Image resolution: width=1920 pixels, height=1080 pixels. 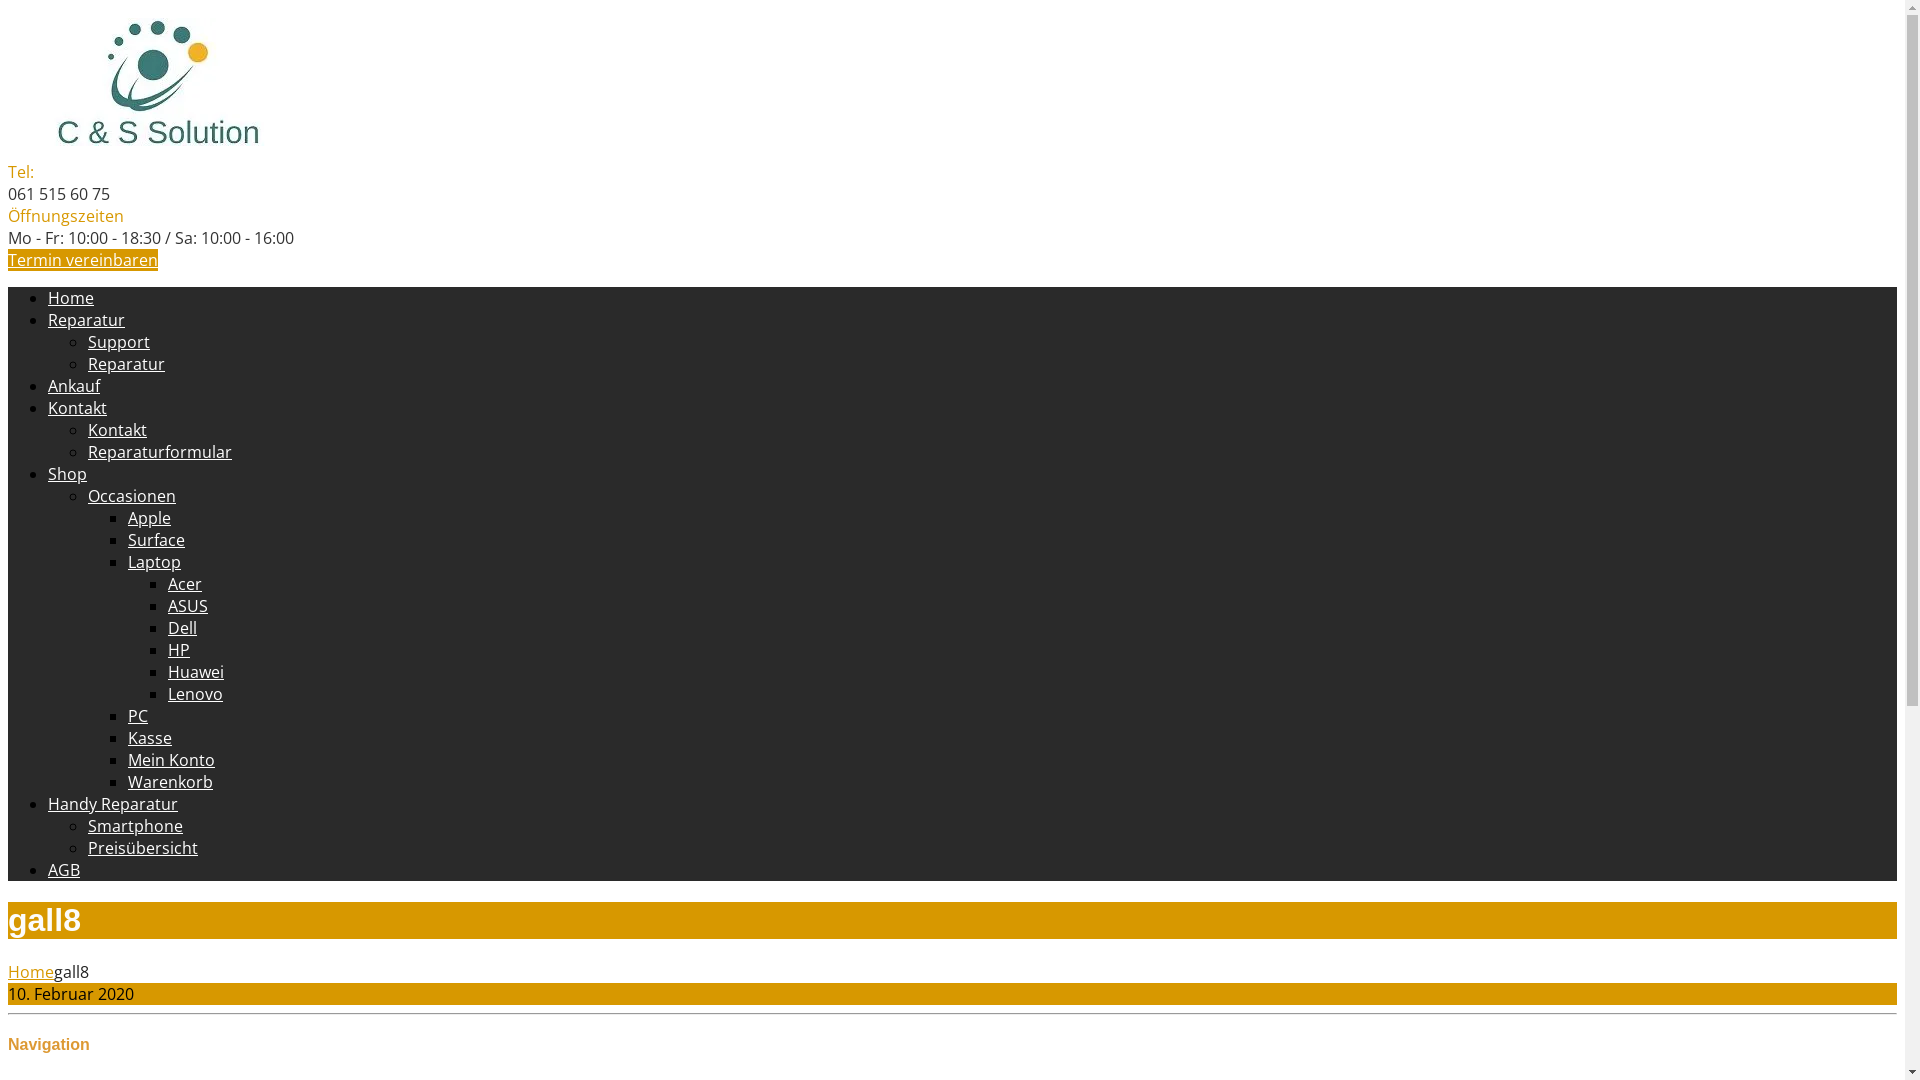 I want to click on 'Reparatur', so click(x=85, y=319).